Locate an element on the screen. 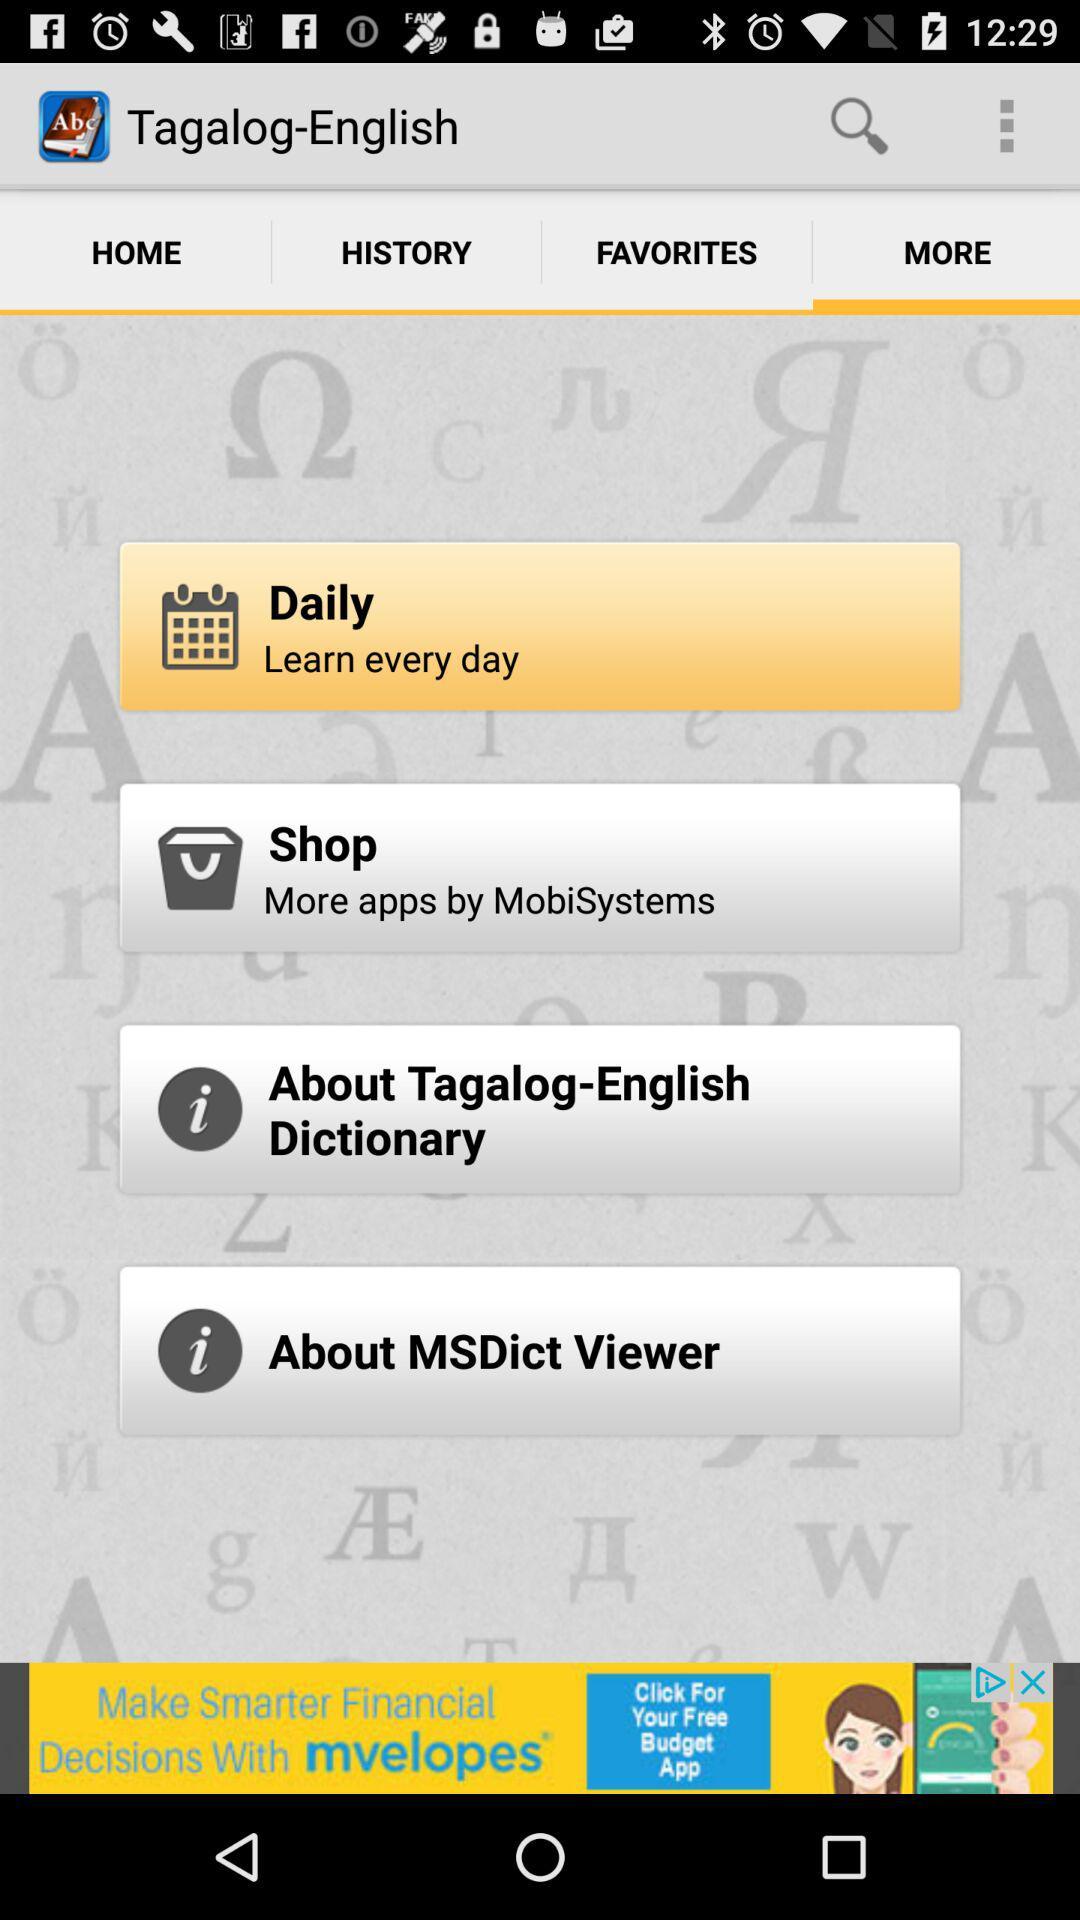  more next to favourites is located at coordinates (945, 251).